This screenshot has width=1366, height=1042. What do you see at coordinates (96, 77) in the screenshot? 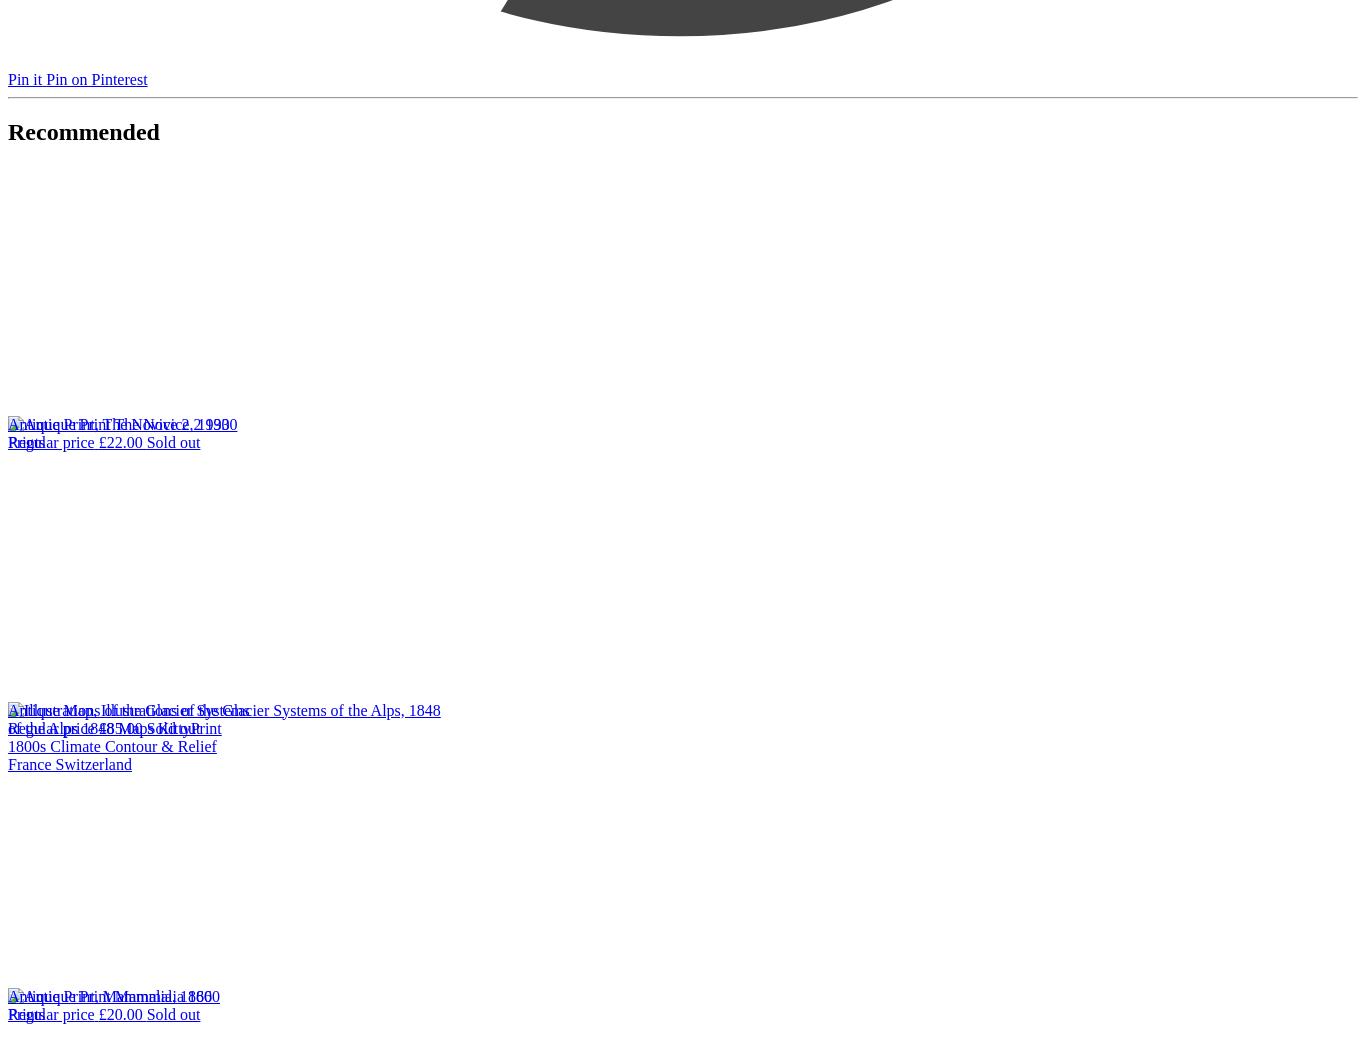
I see `'Pin on Pinterest'` at bounding box center [96, 77].